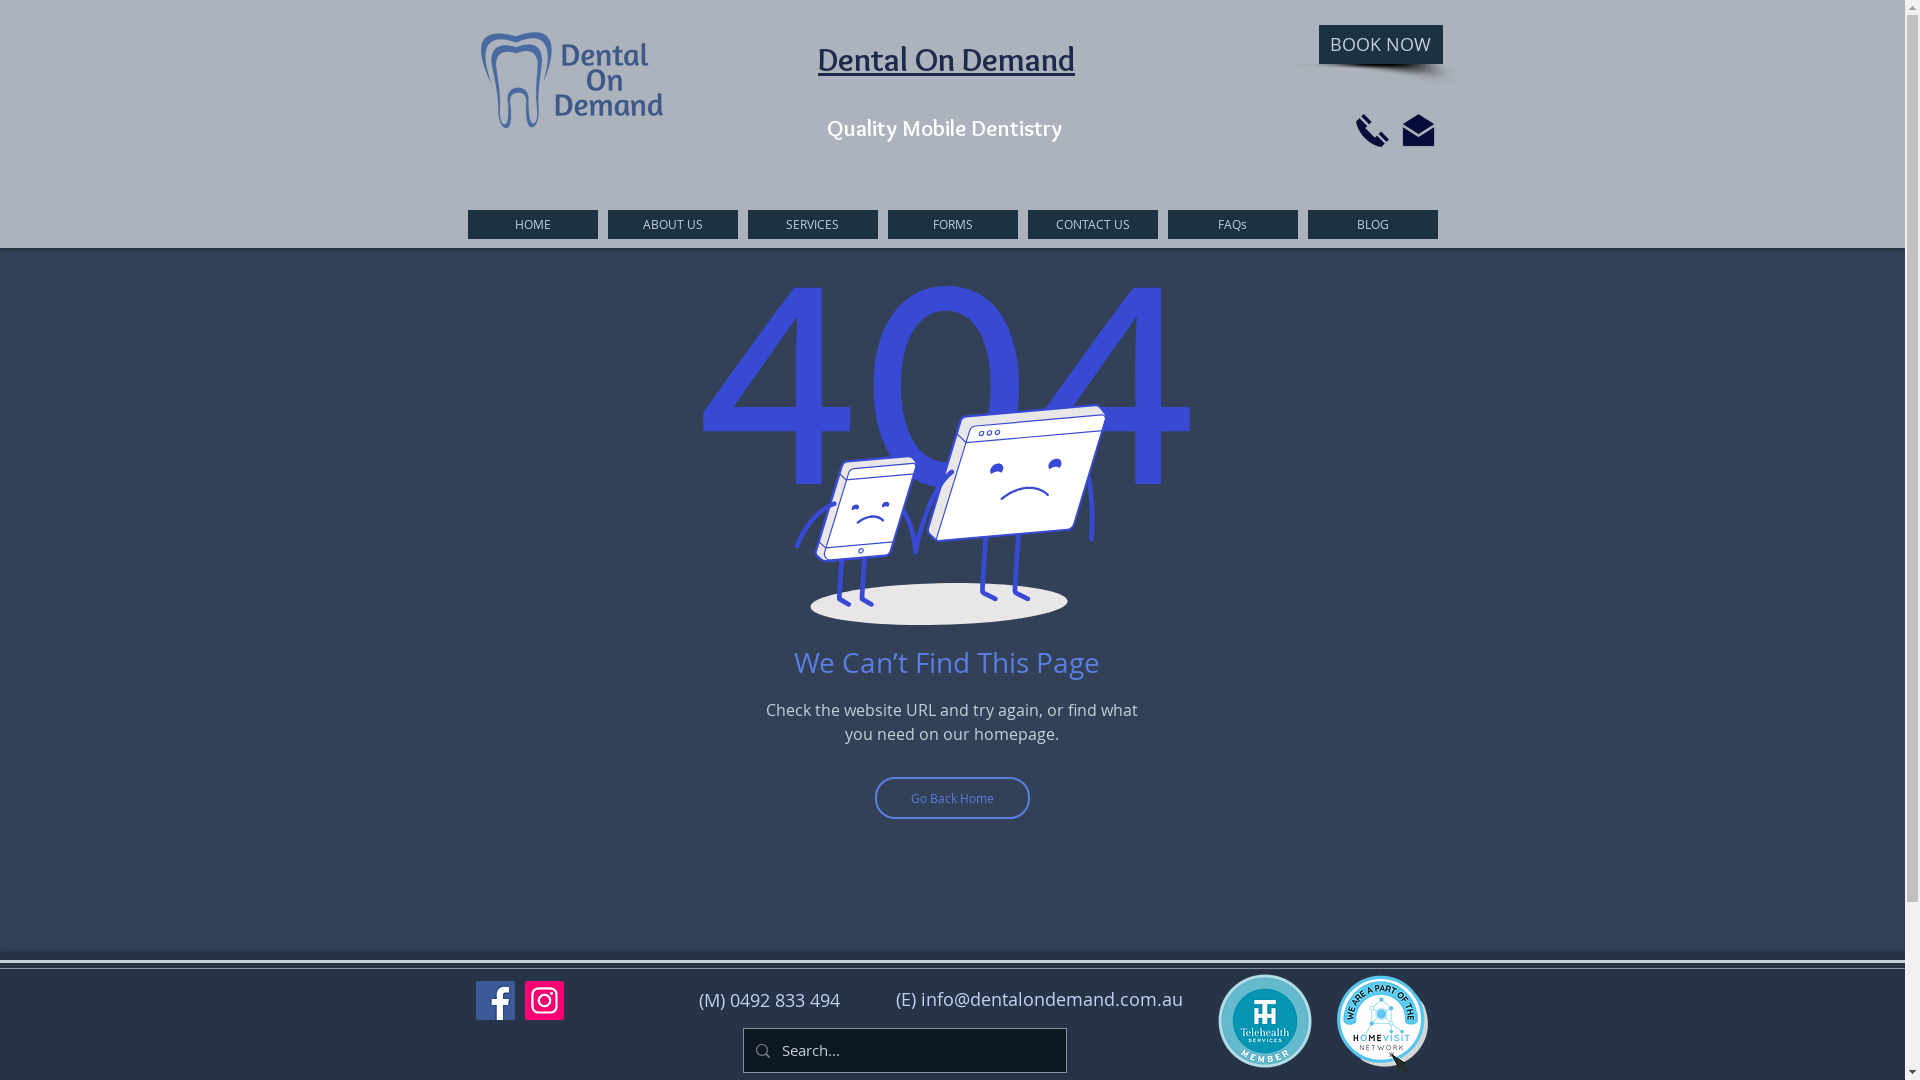 The height and width of the screenshot is (1080, 1920). What do you see at coordinates (825, 127) in the screenshot?
I see `'Quality Mobile Dentistry'` at bounding box center [825, 127].